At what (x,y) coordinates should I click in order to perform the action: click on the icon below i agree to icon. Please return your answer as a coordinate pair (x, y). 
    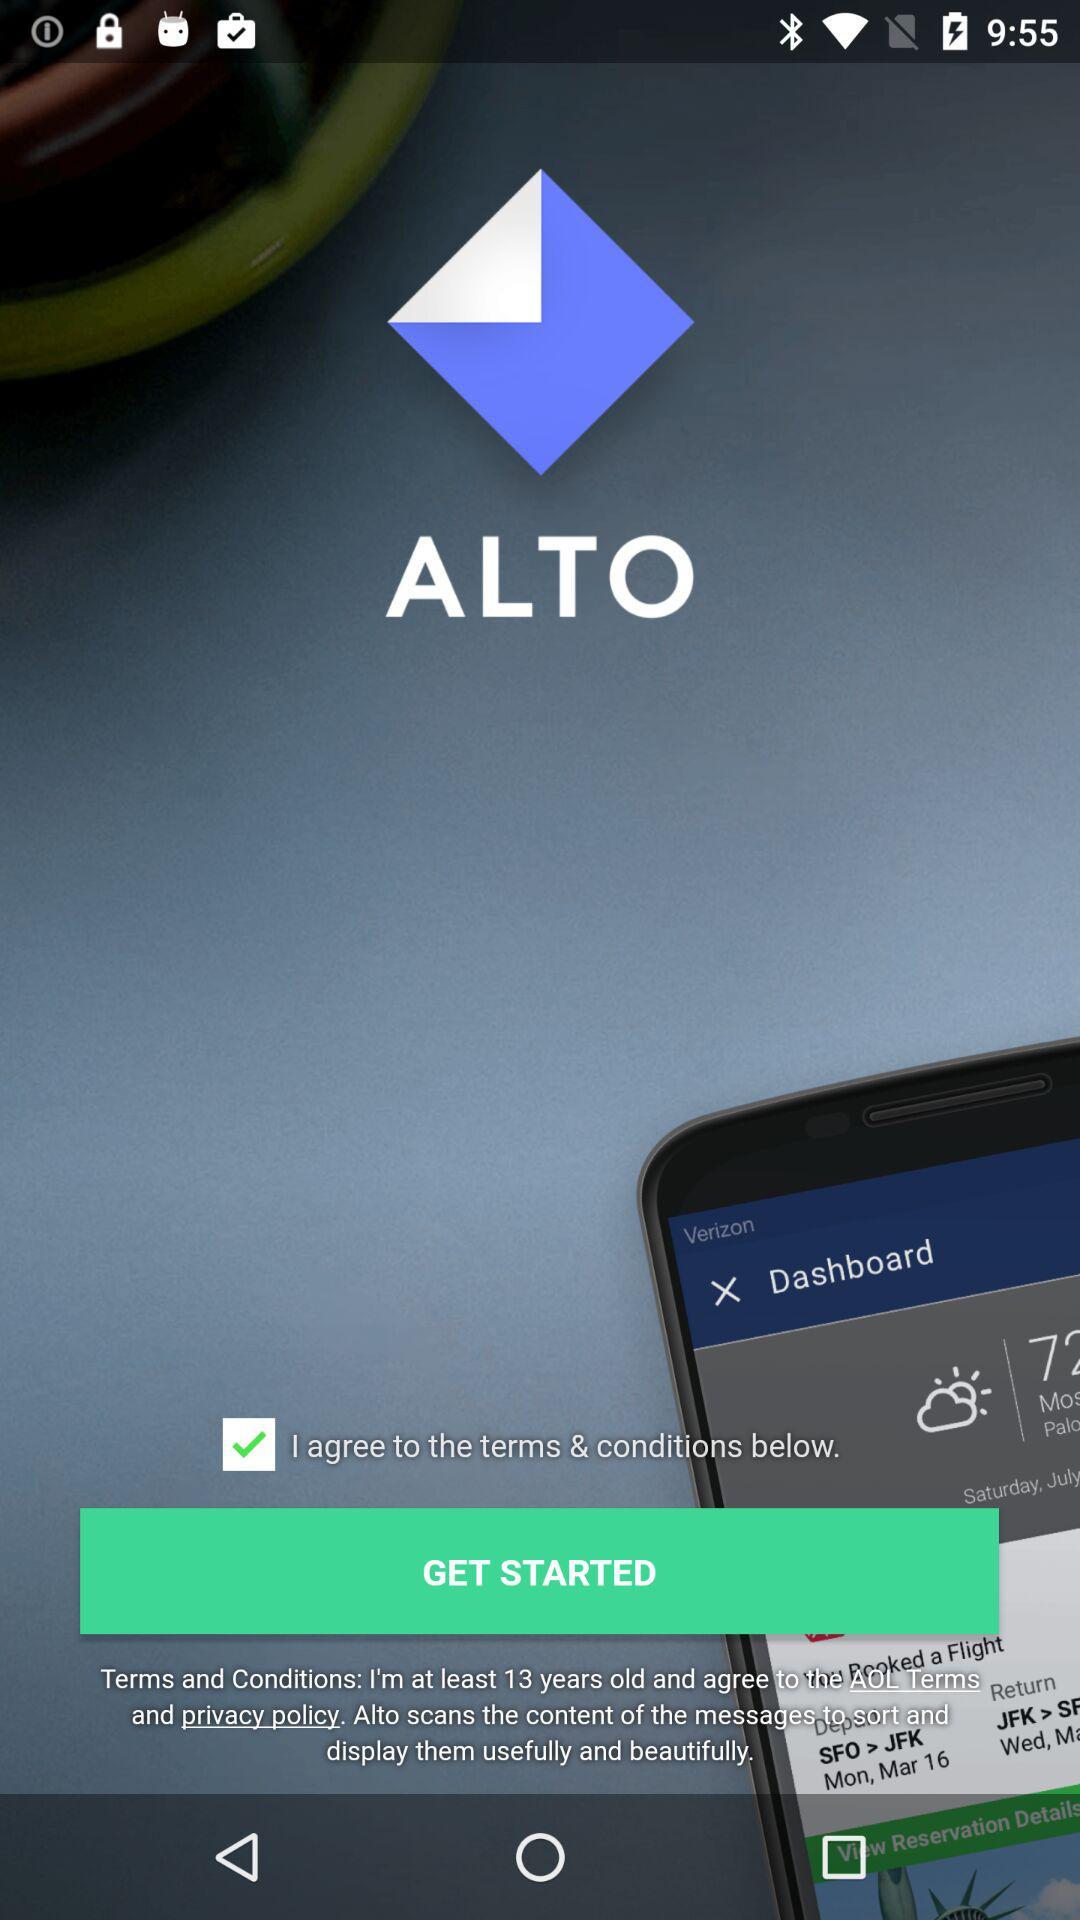
    Looking at the image, I should click on (538, 1570).